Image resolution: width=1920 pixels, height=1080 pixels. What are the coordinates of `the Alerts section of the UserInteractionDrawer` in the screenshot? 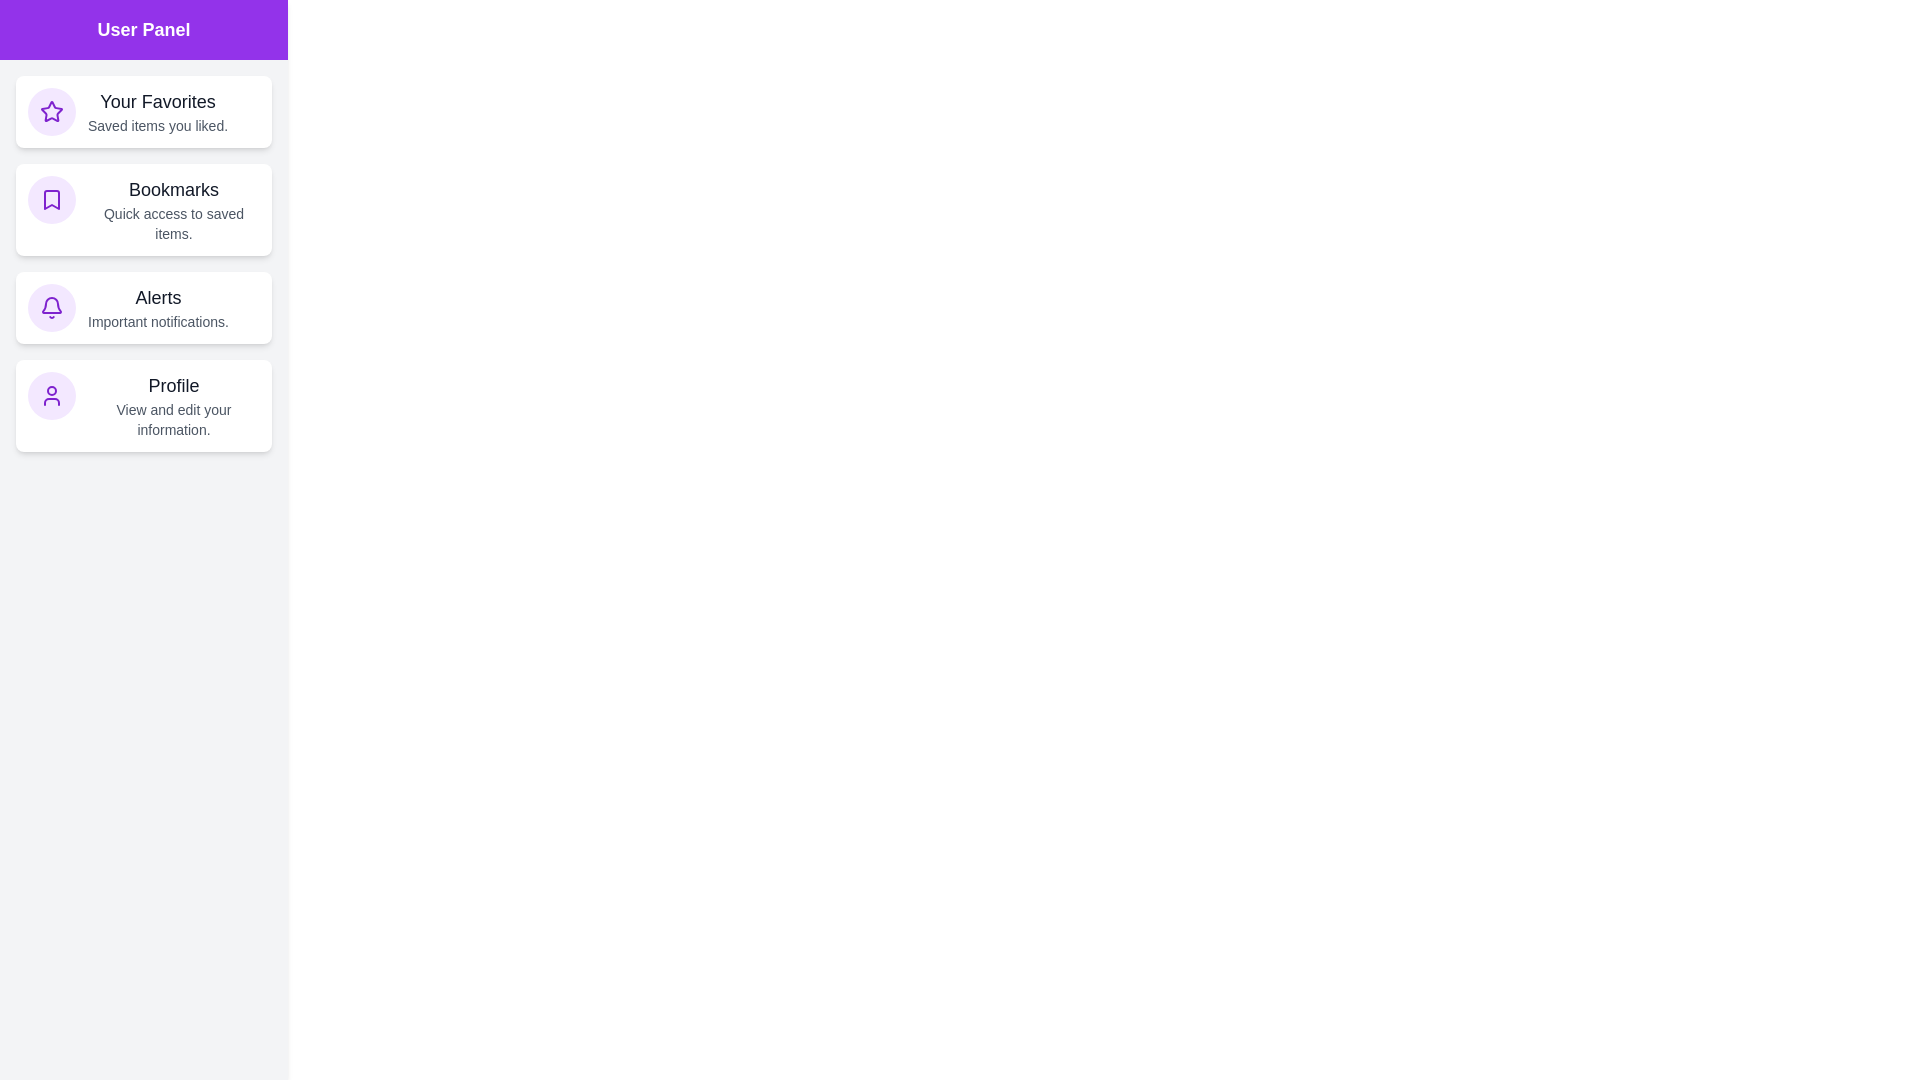 It's located at (143, 308).